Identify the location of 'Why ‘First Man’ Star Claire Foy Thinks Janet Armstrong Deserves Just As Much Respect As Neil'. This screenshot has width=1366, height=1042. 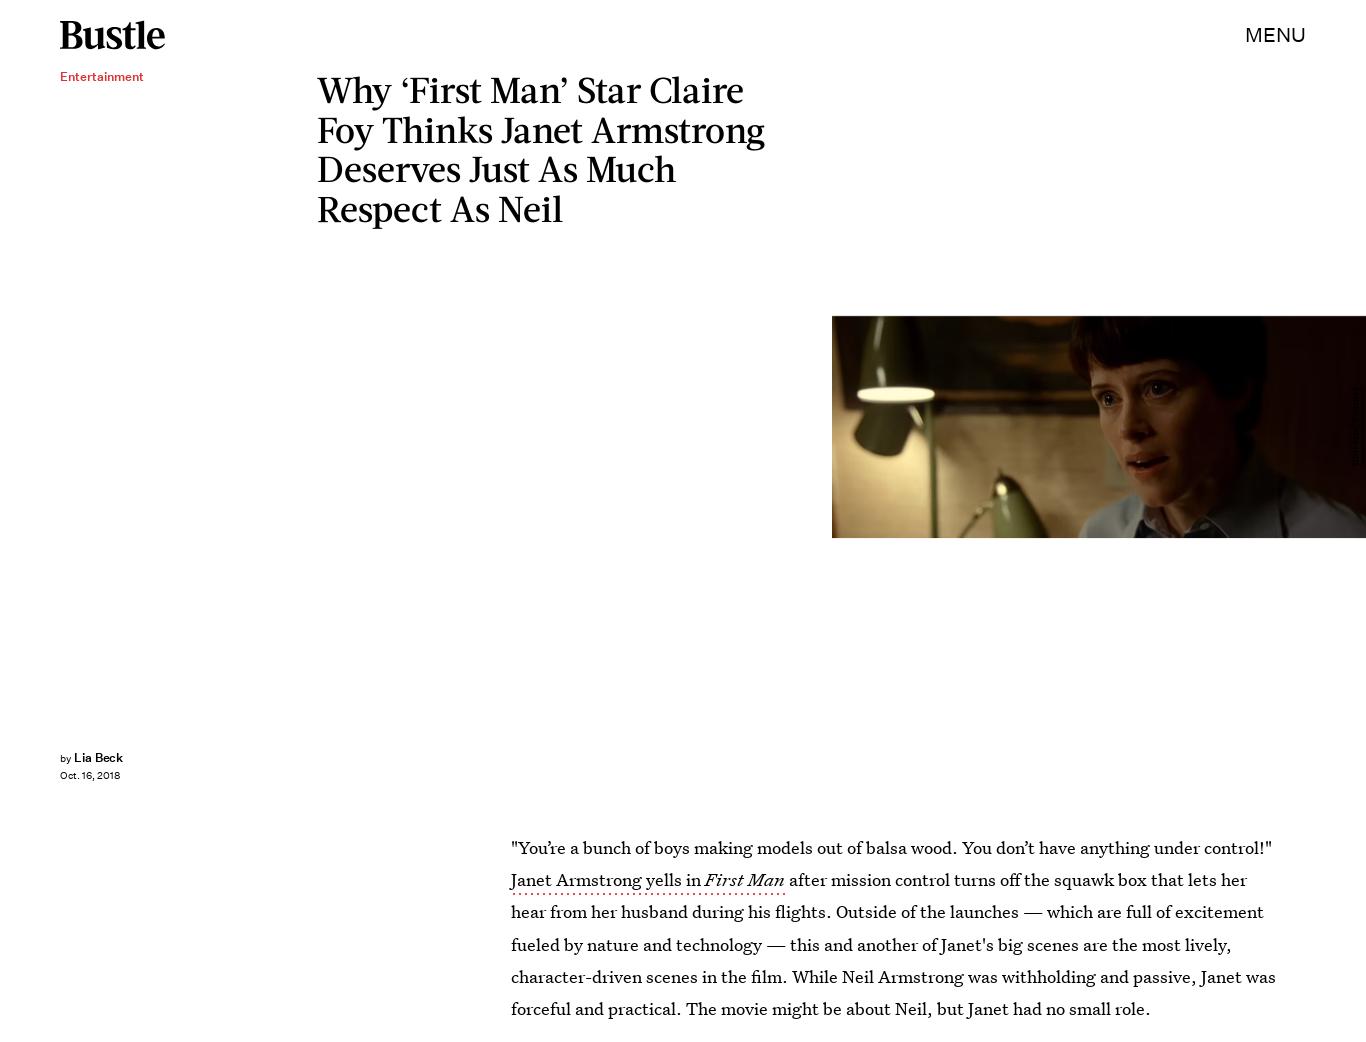
(540, 147).